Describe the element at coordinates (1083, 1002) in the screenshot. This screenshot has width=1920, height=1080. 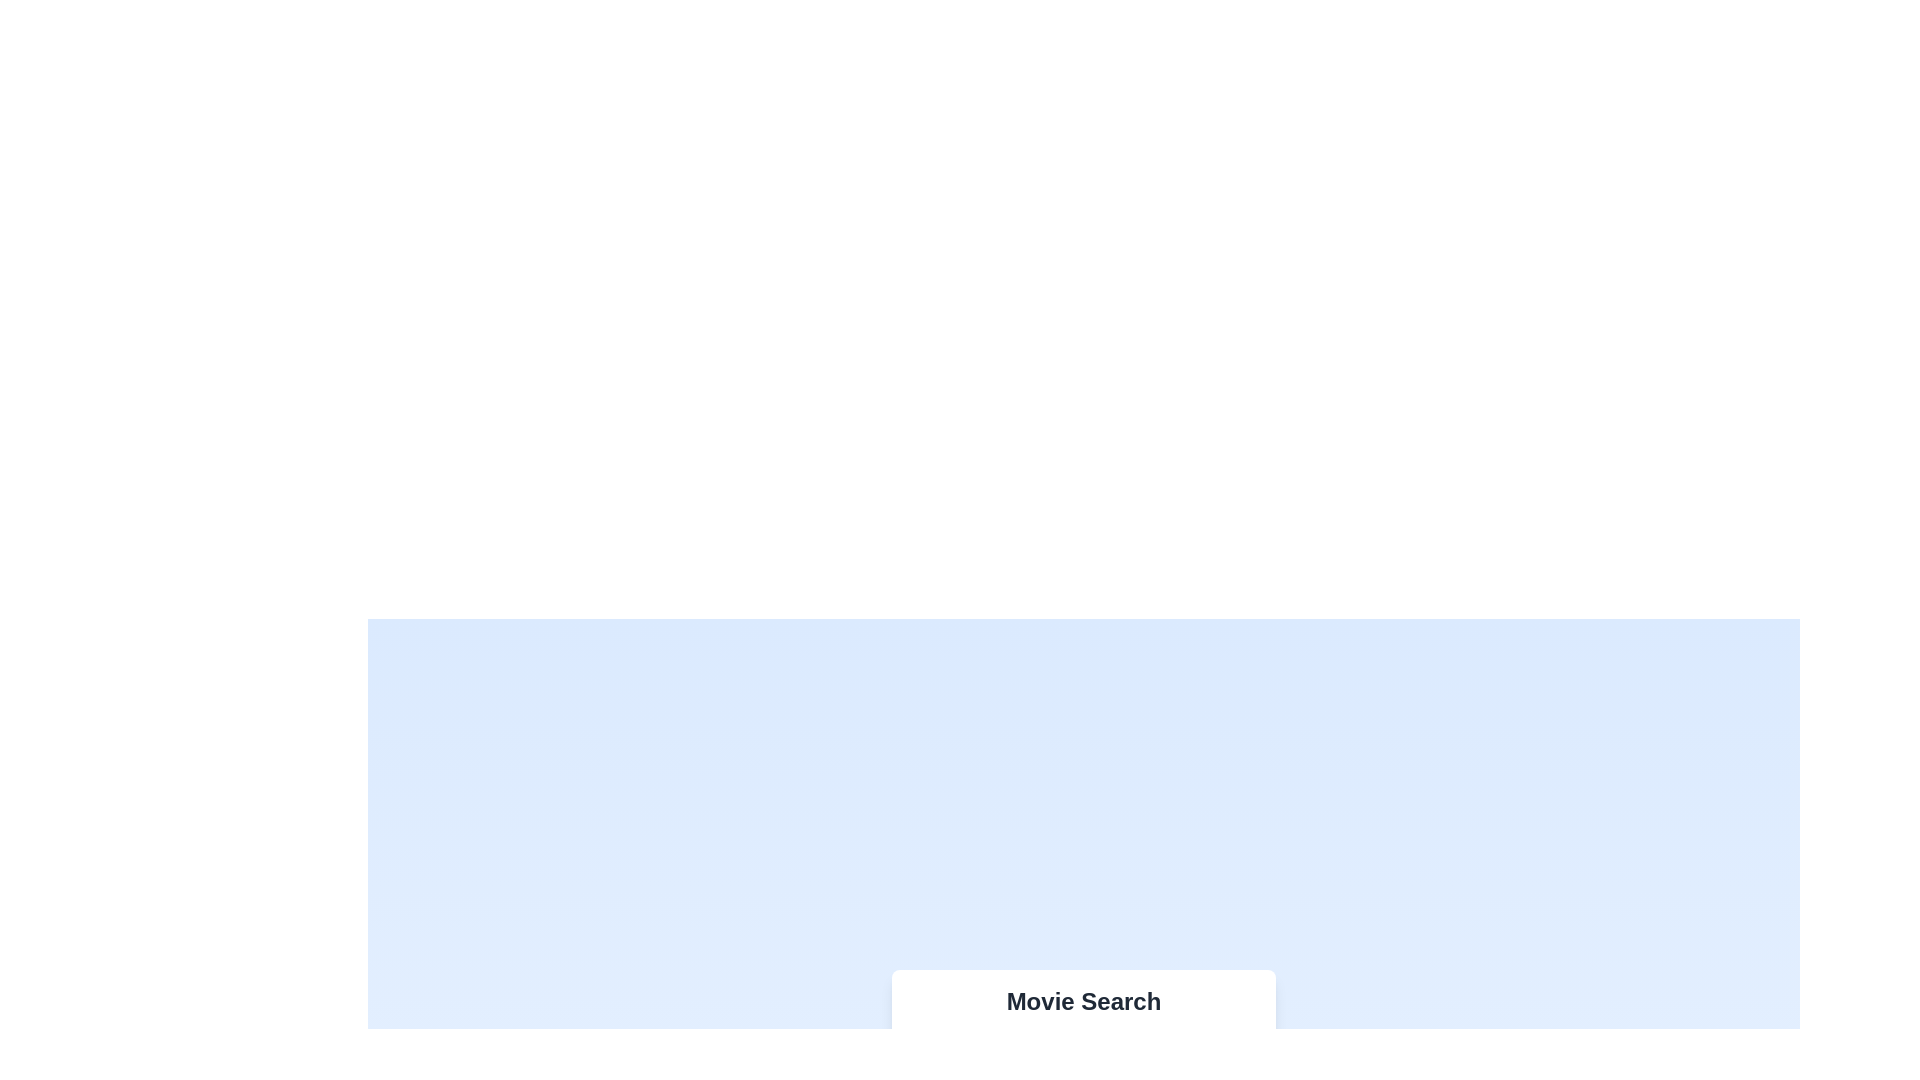
I see `the 'Movie Search' text label, which serves as the primary heading for the associated section of the interface` at that location.